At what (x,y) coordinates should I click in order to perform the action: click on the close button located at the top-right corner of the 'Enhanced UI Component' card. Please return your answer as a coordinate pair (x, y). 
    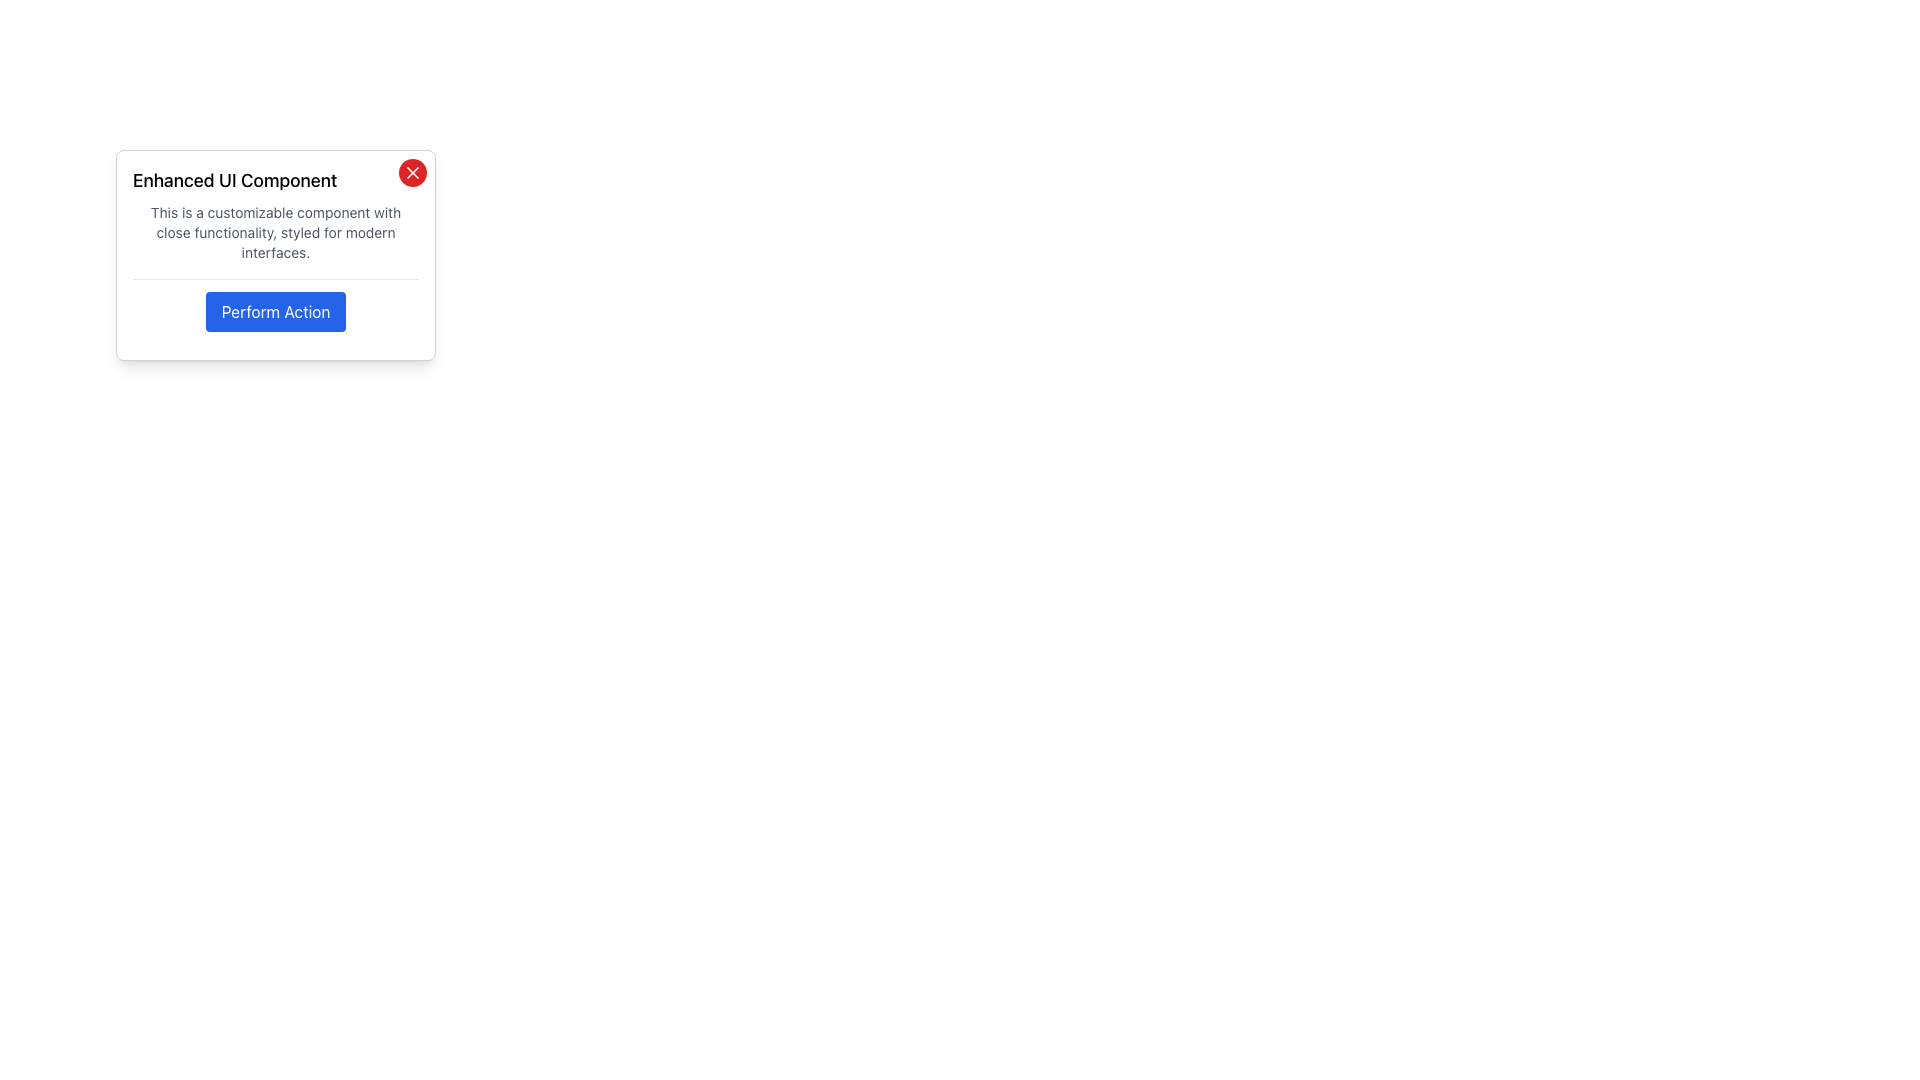
    Looking at the image, I should click on (411, 172).